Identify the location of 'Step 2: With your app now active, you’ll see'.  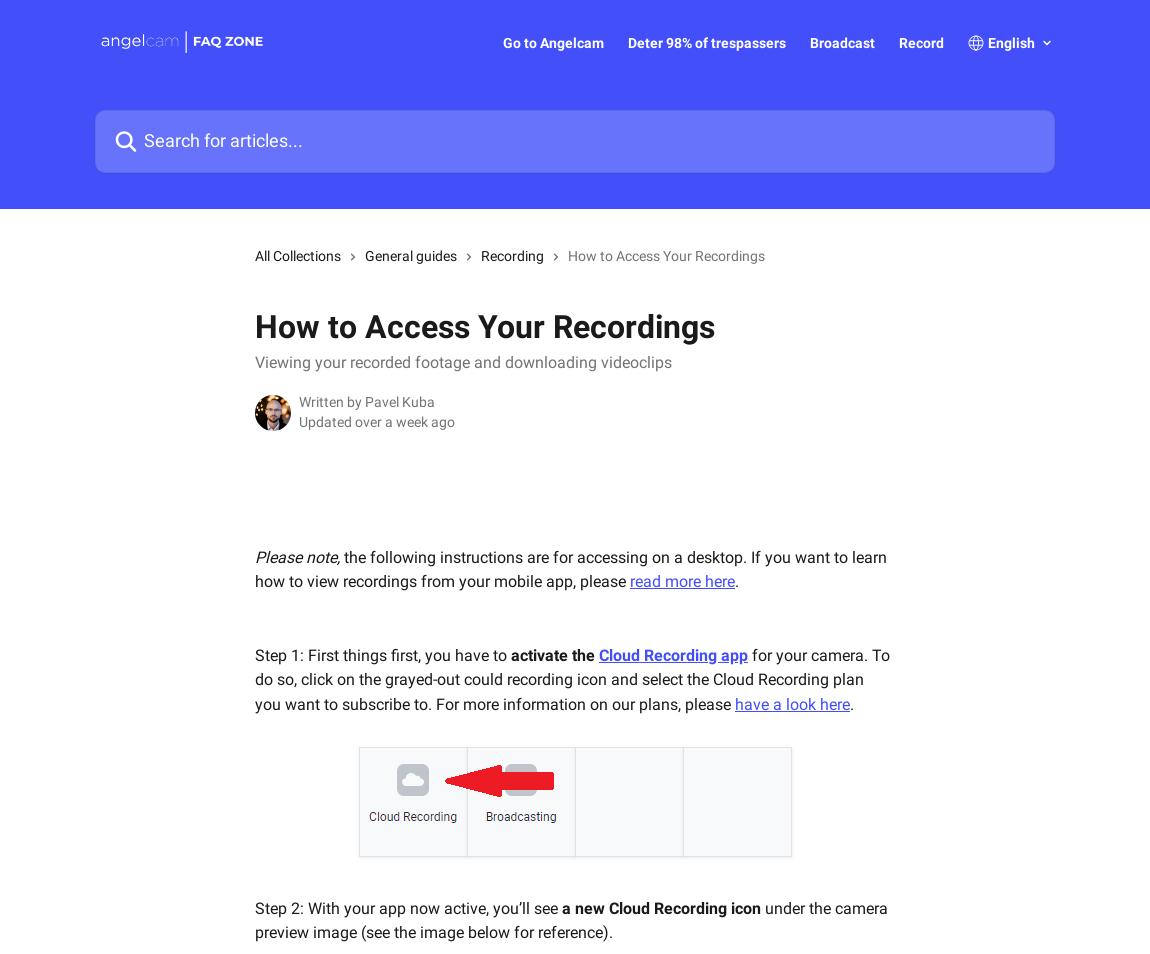
(408, 907).